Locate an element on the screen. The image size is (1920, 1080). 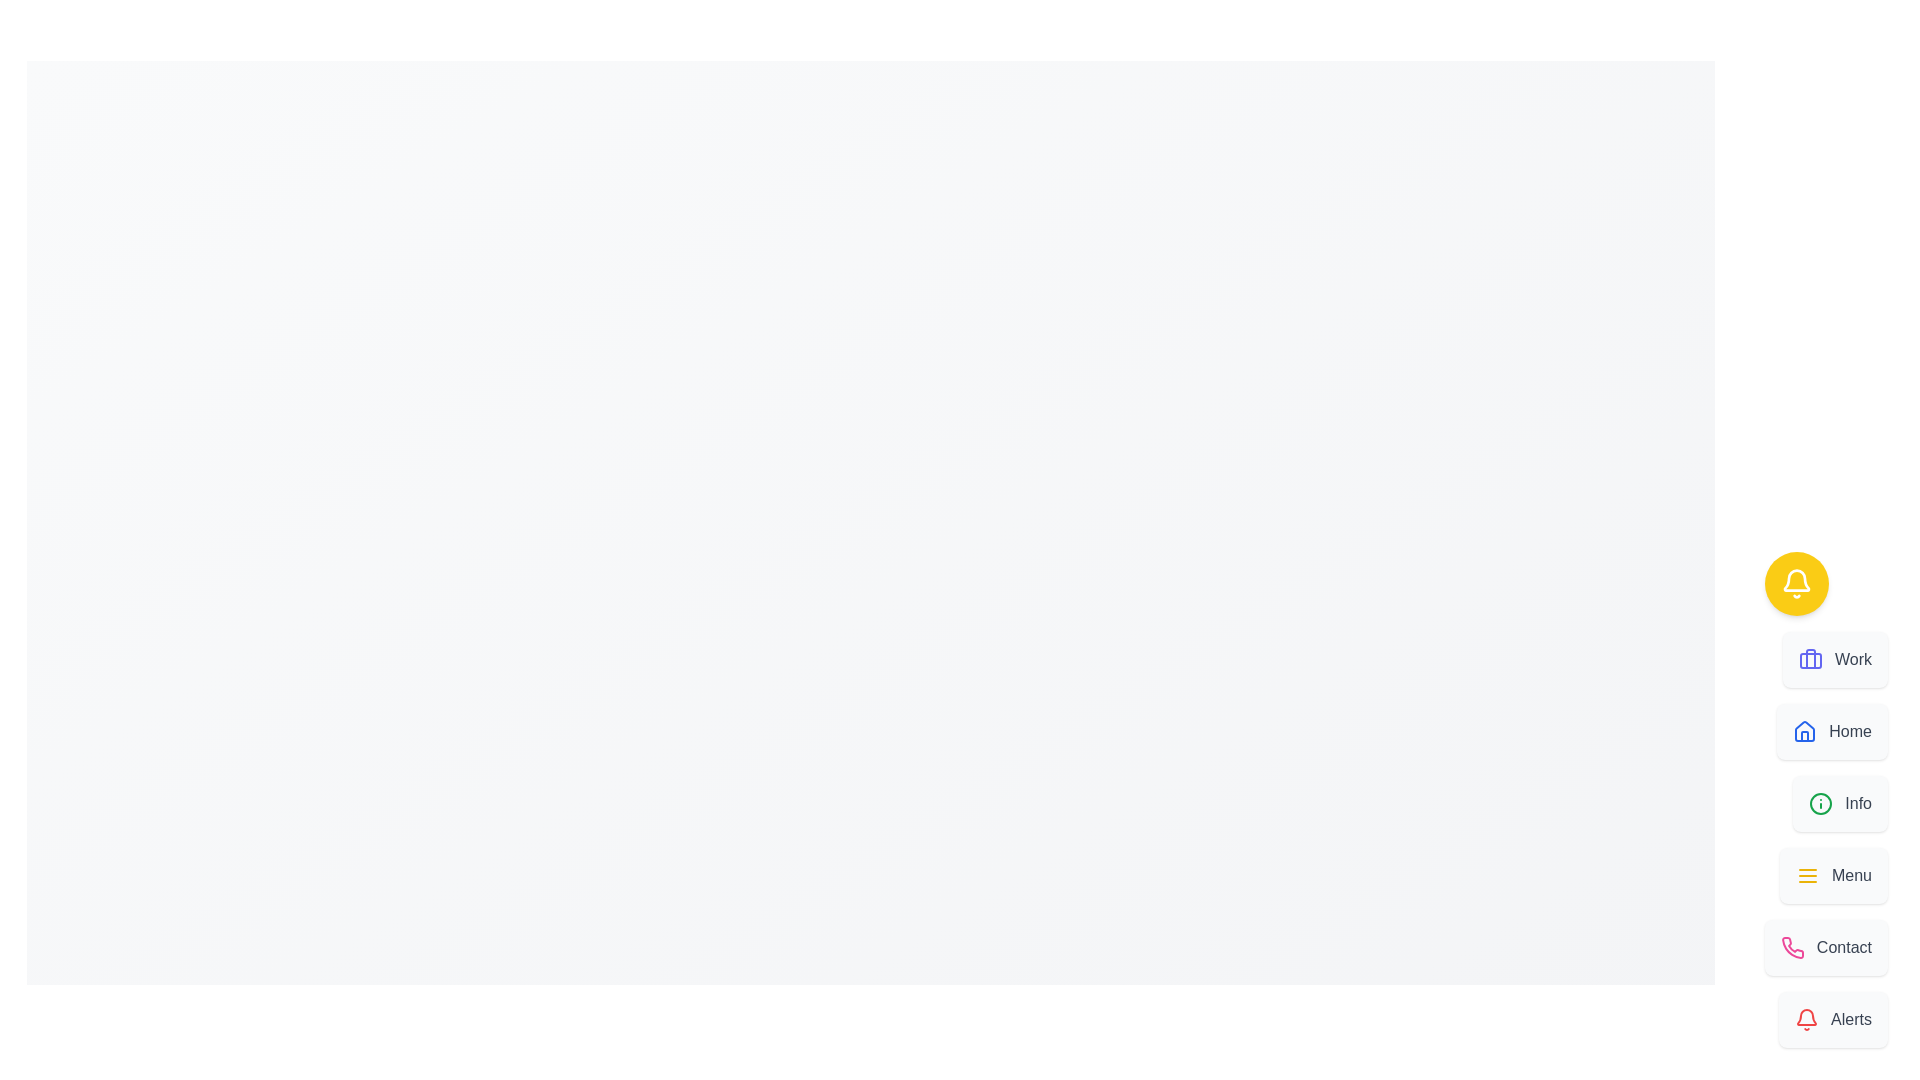
the option Menu from the Speed Dial menu is located at coordinates (1833, 874).